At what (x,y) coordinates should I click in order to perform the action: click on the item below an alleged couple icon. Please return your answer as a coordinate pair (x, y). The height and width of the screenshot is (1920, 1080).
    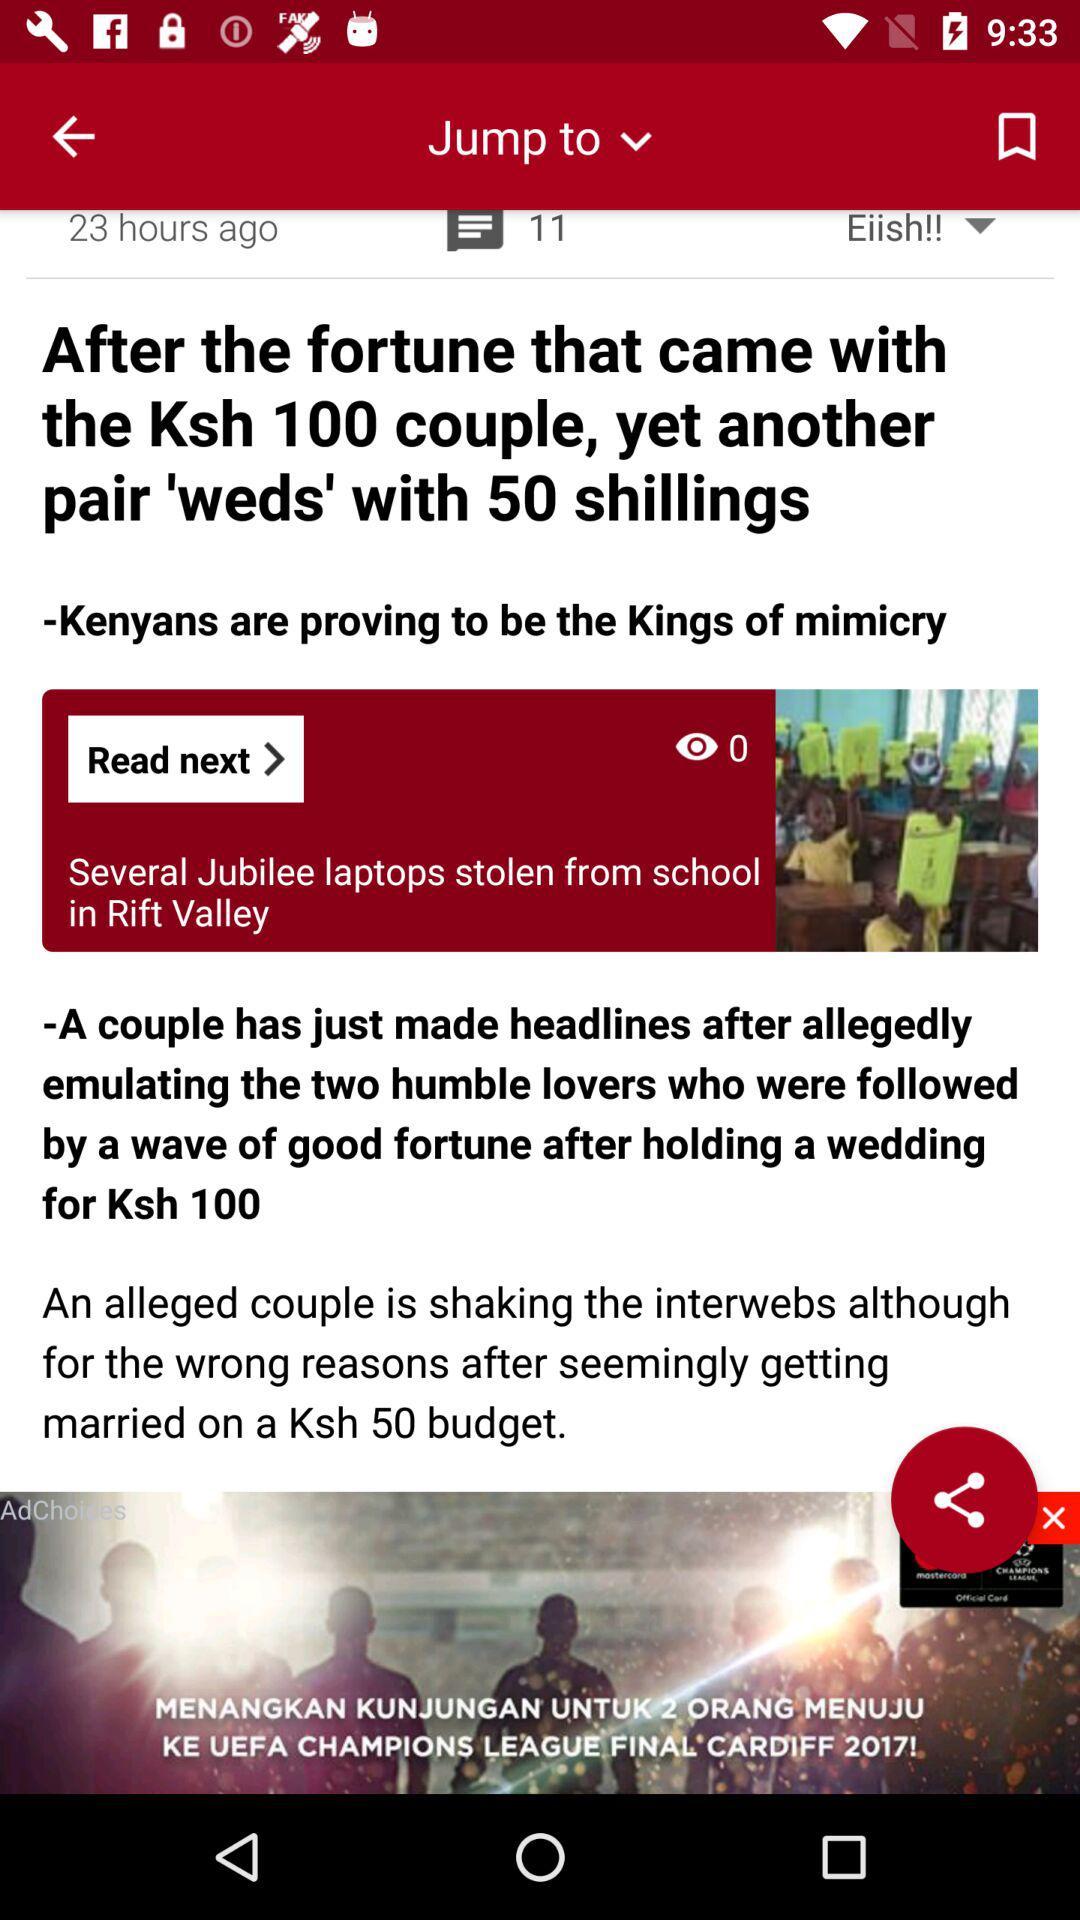
    Looking at the image, I should click on (1052, 1517).